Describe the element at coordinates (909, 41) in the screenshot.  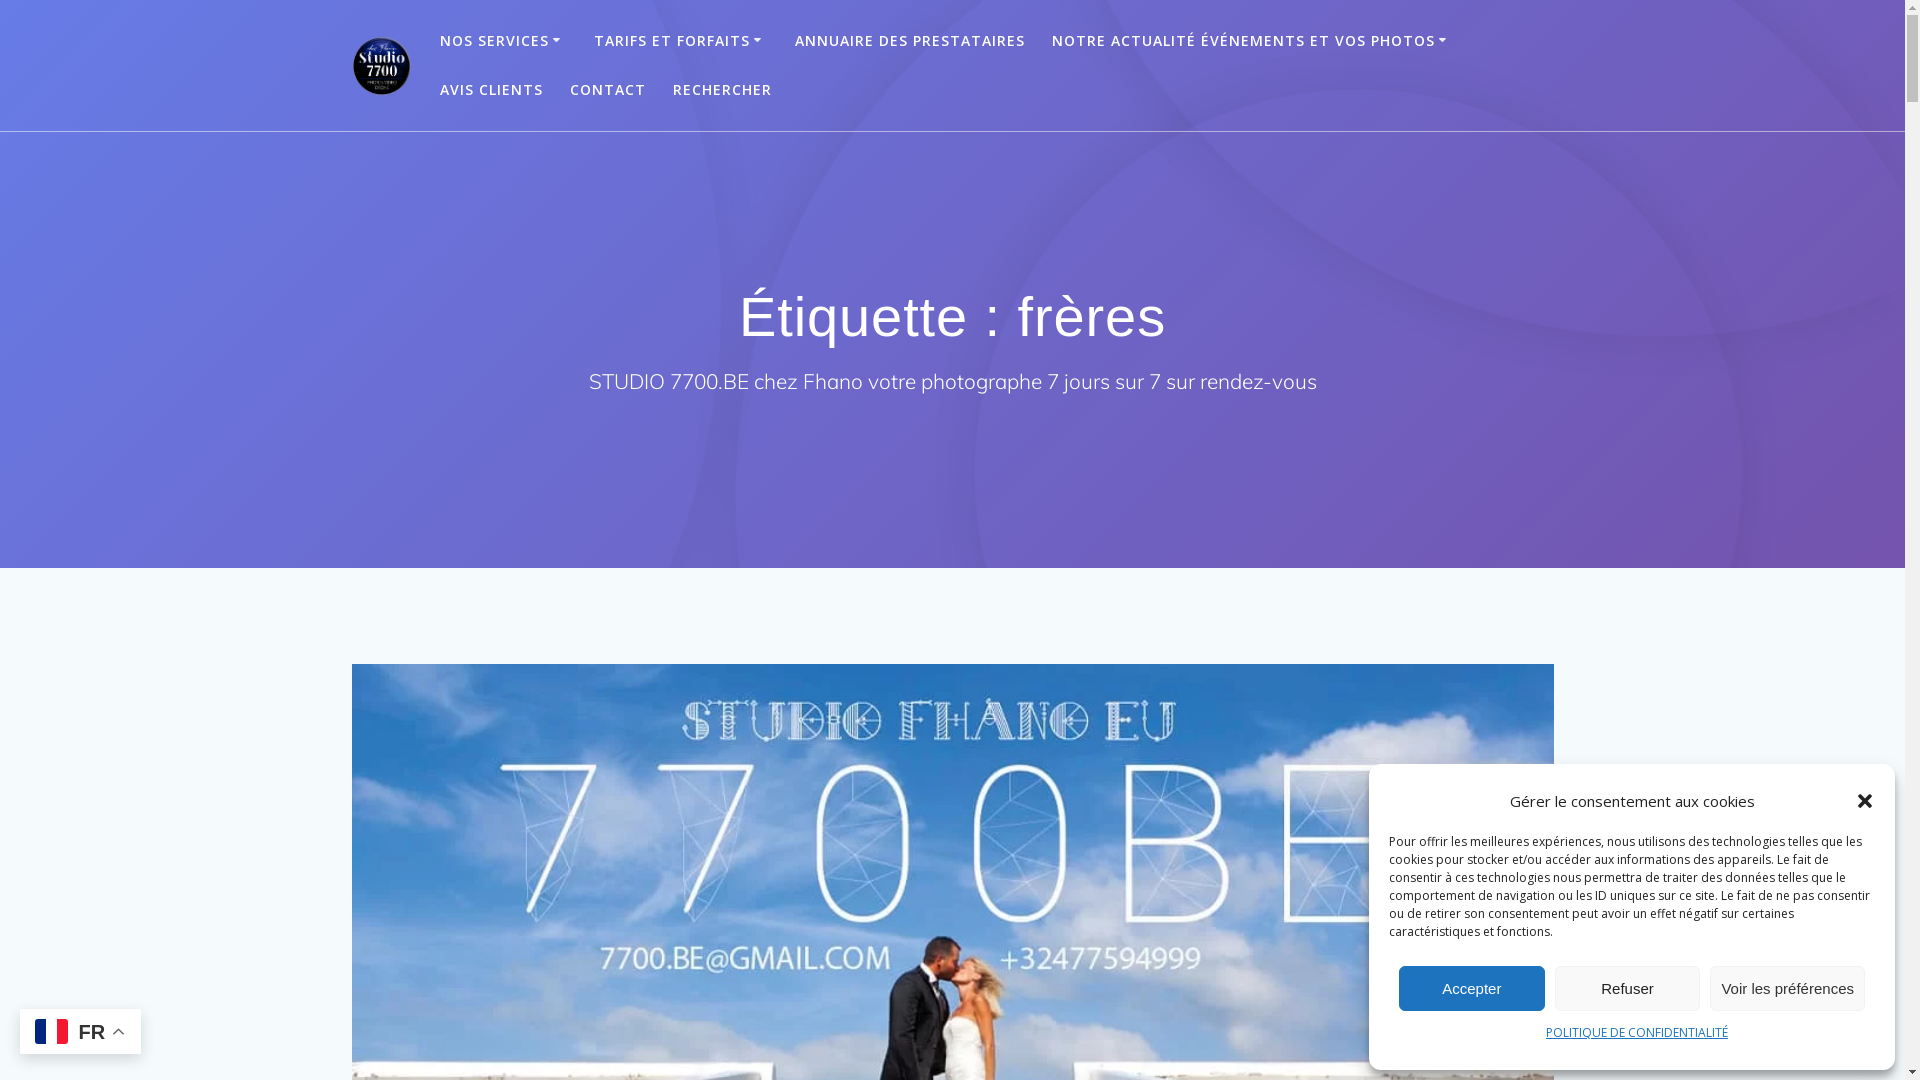
I see `'ANNUAIRE DES PRESTATAIRES'` at that location.